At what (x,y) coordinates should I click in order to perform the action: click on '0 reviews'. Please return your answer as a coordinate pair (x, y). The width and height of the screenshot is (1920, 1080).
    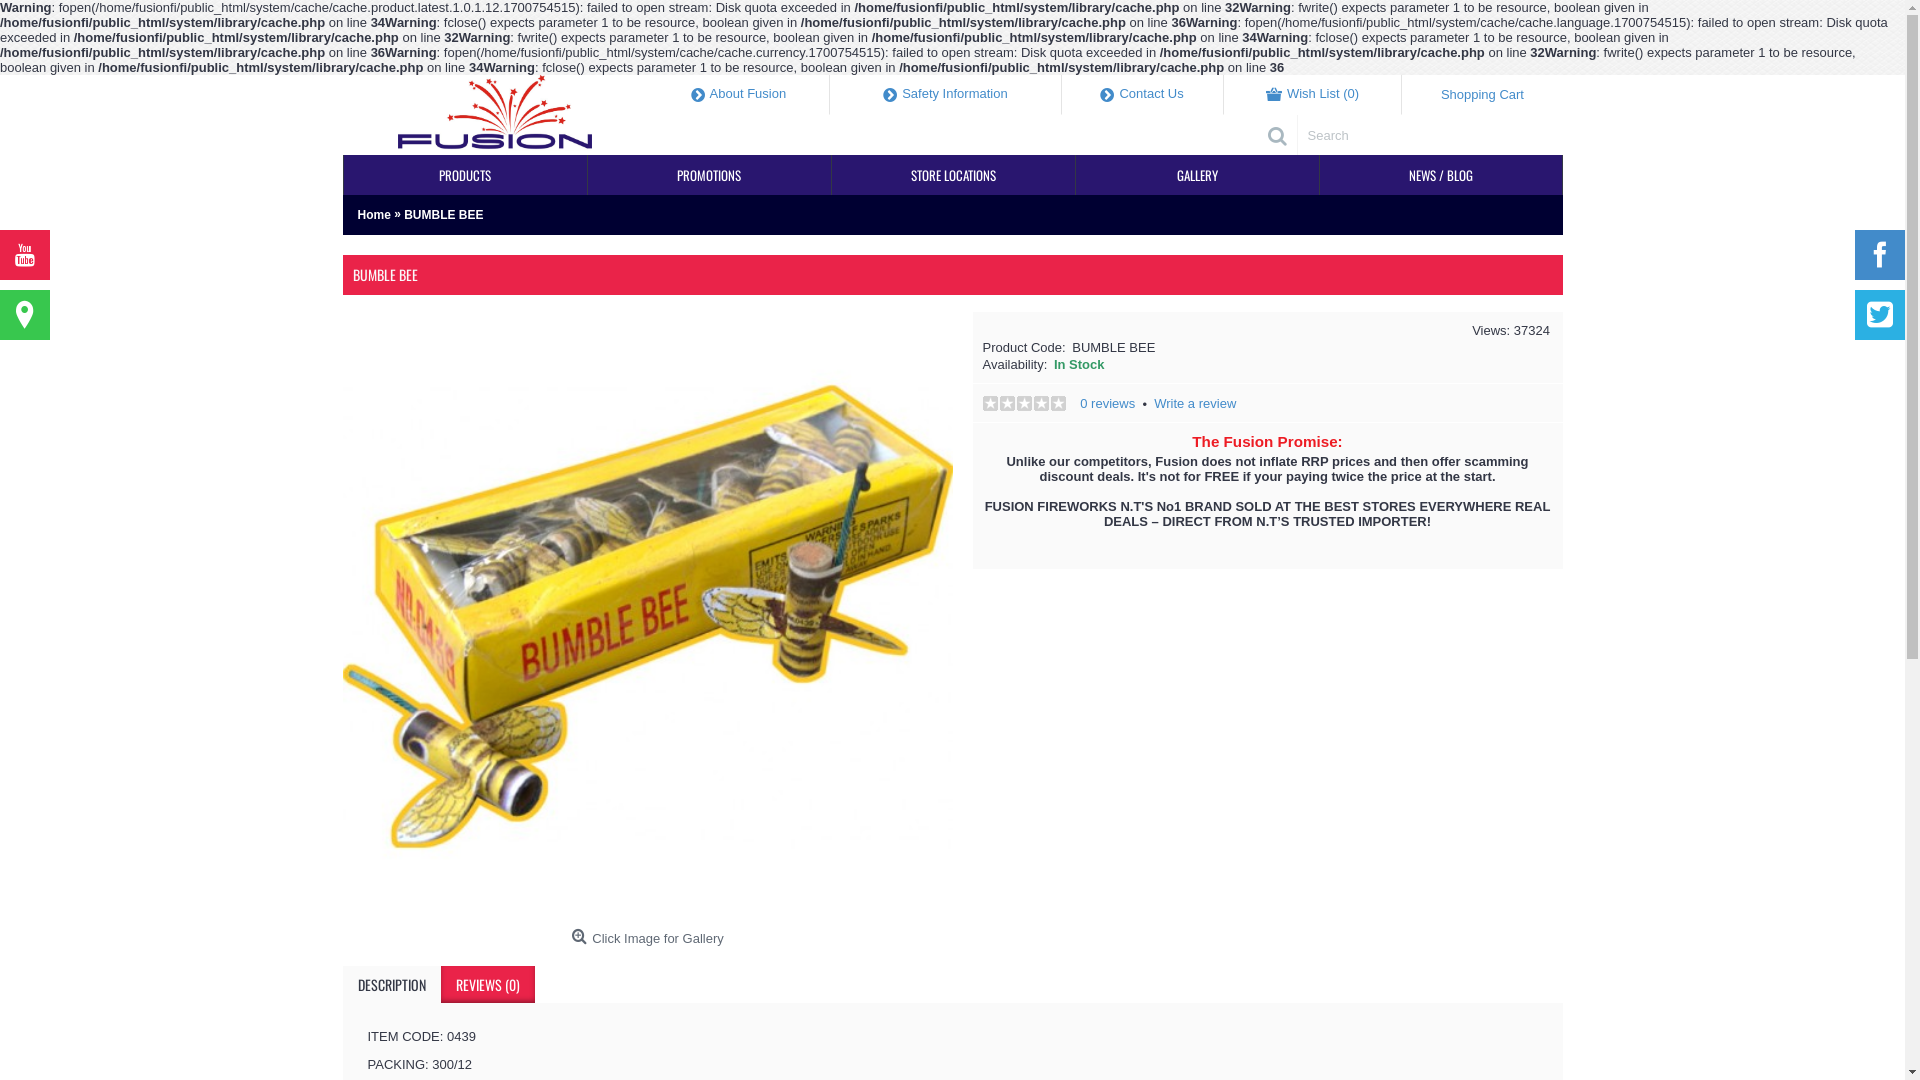
    Looking at the image, I should click on (1106, 403).